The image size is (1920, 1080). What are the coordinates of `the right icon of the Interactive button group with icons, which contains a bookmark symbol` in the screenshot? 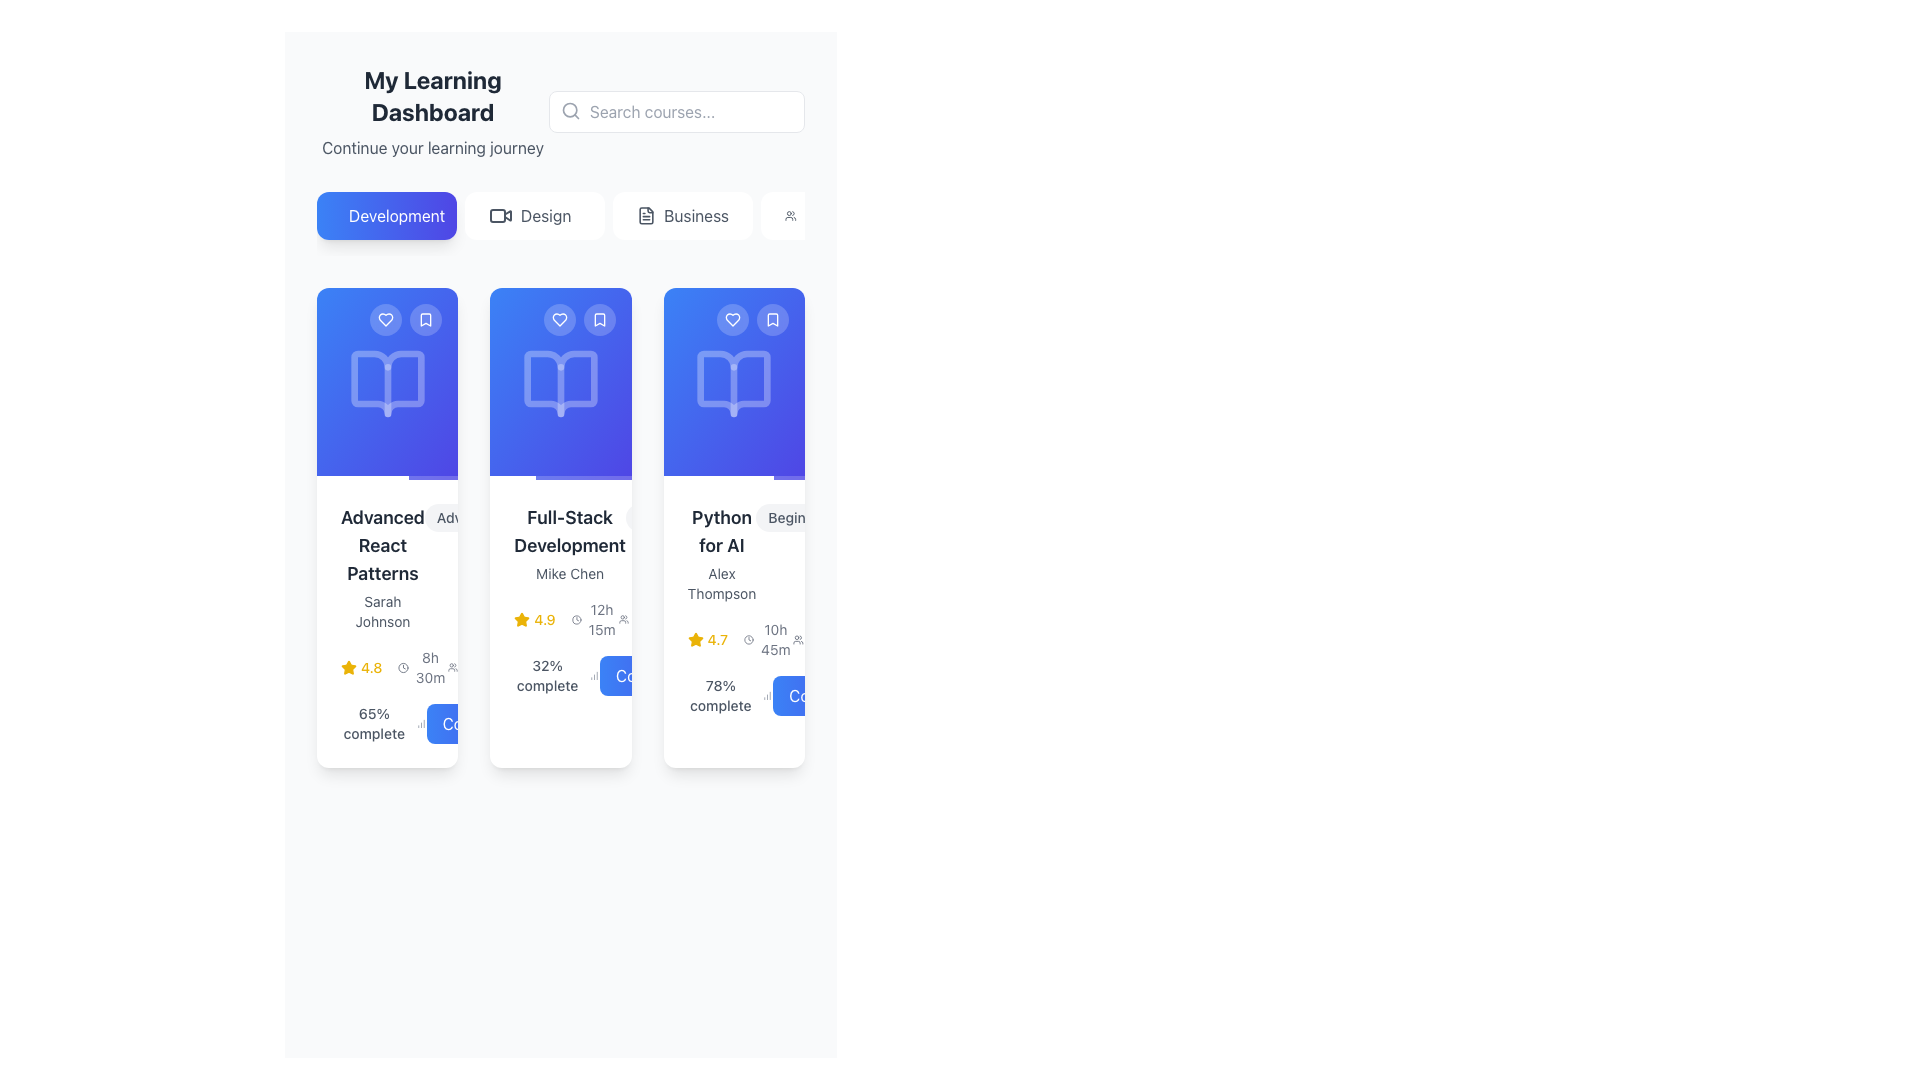 It's located at (405, 319).